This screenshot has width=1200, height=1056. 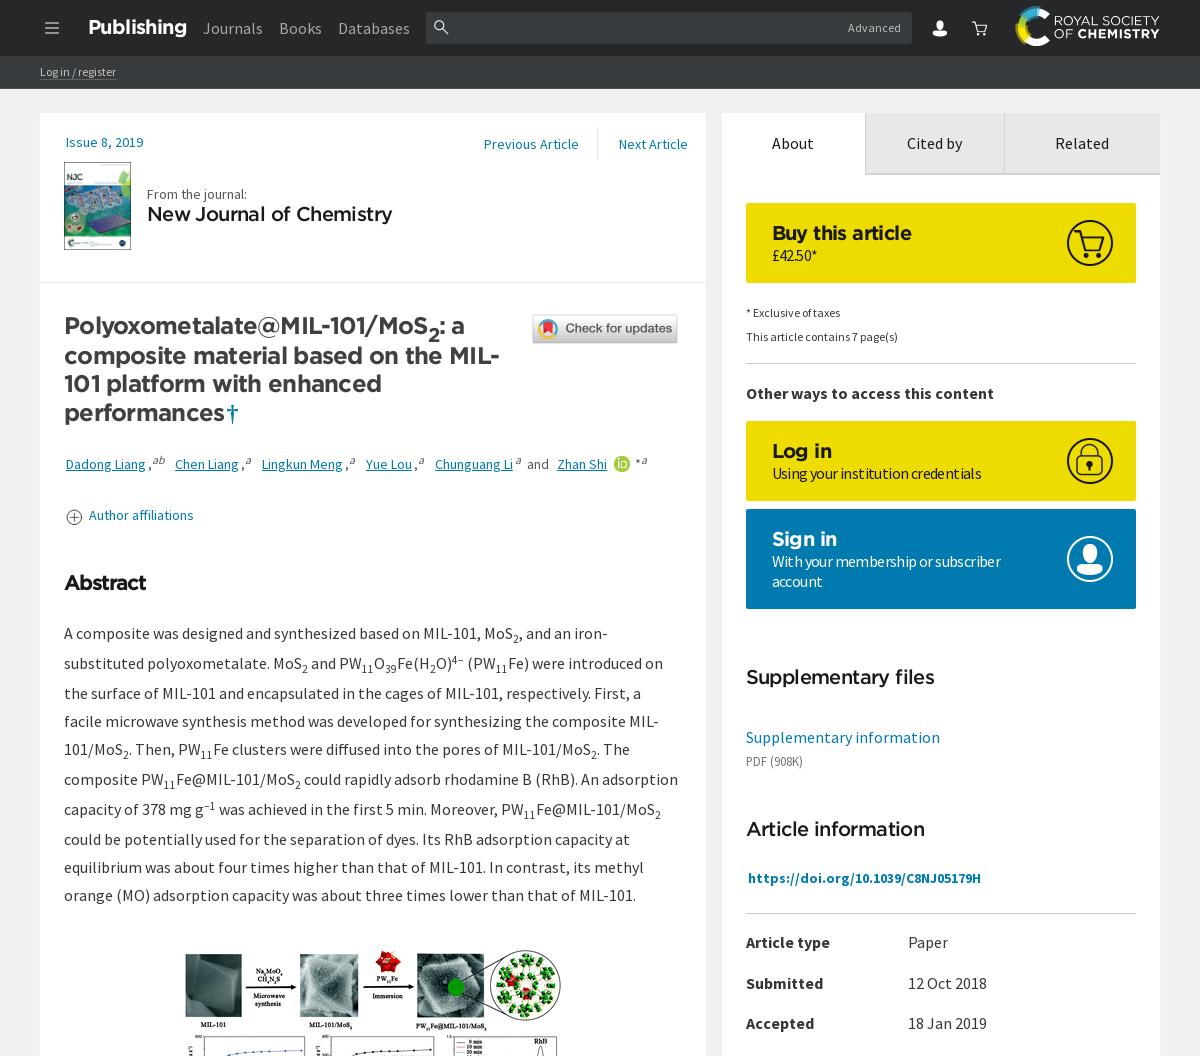 What do you see at coordinates (839, 231) in the screenshot?
I see `'Buy this article'` at bounding box center [839, 231].